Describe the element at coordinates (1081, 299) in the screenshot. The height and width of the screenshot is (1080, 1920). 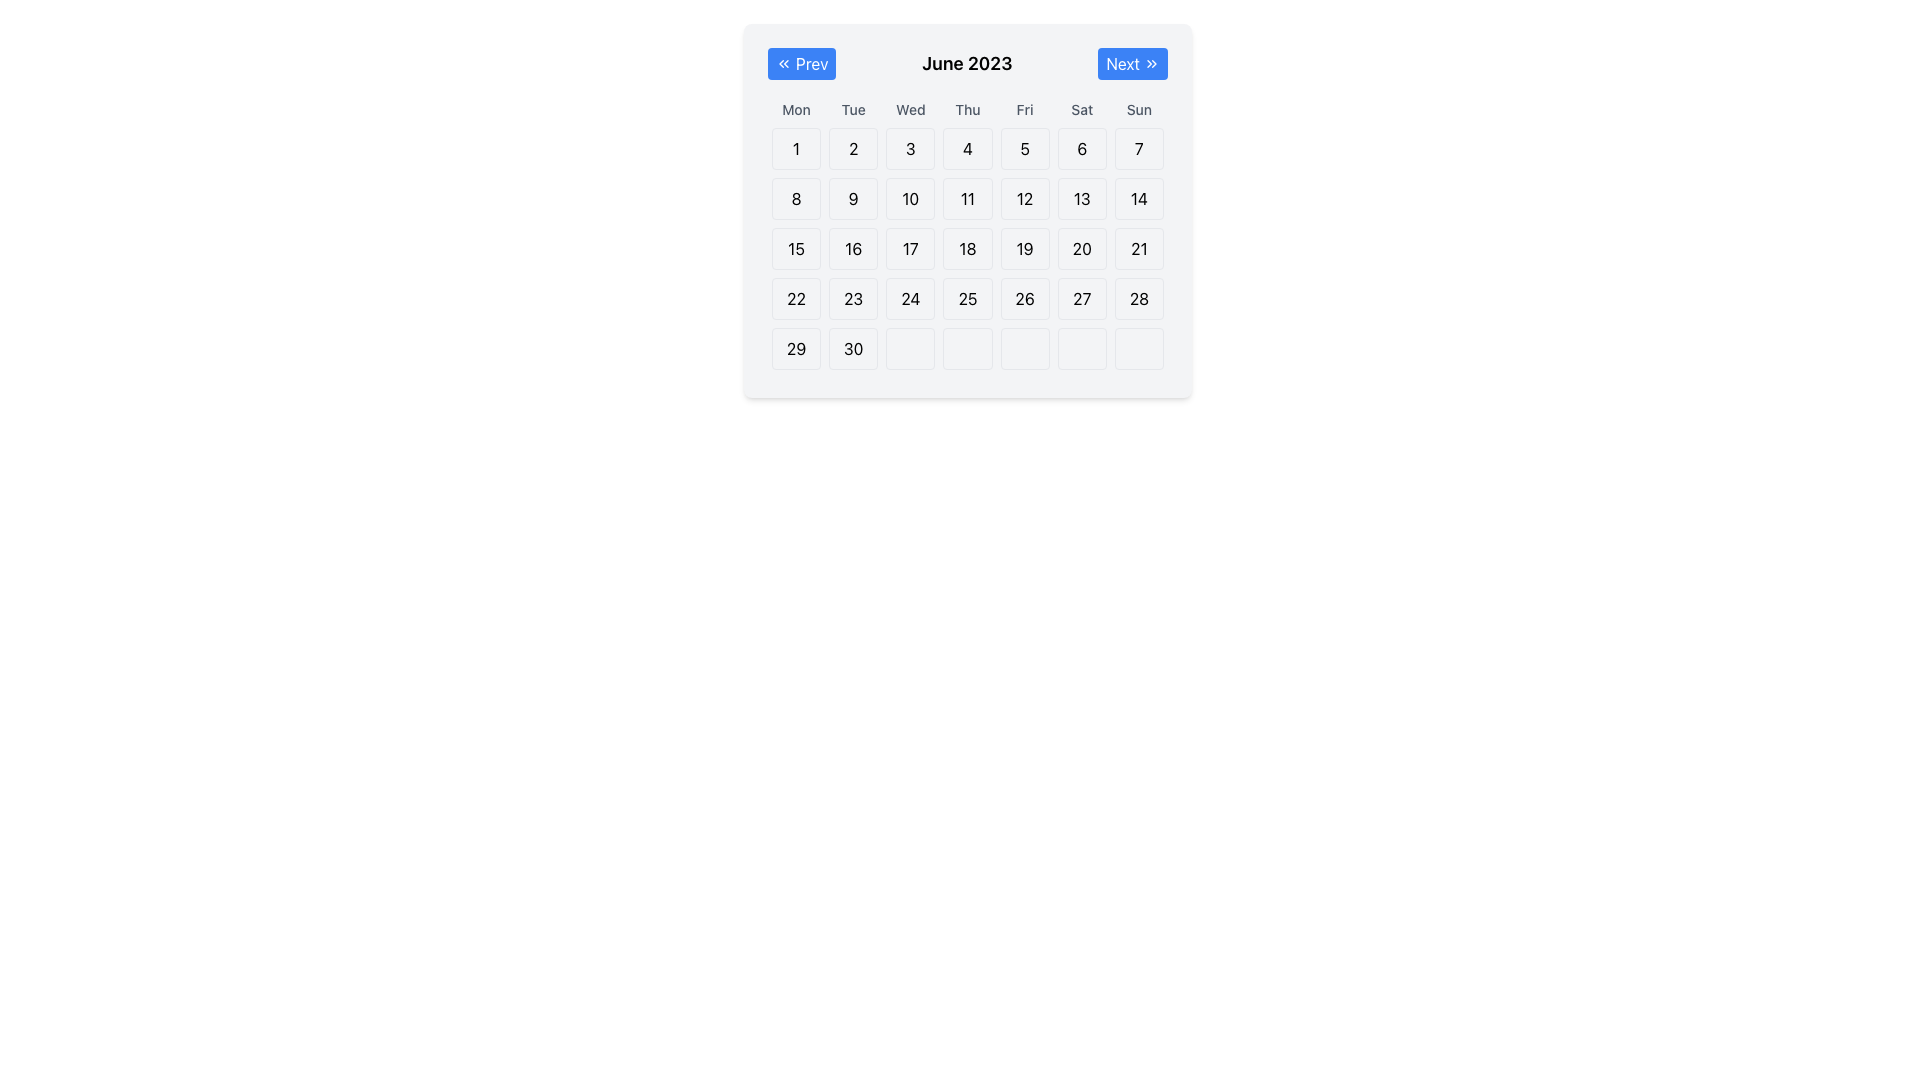
I see `the button representing the date '27' in the calendar view, located as the 6th cell in a row of 7 cells, near the center-right of the calendar interface` at that location.